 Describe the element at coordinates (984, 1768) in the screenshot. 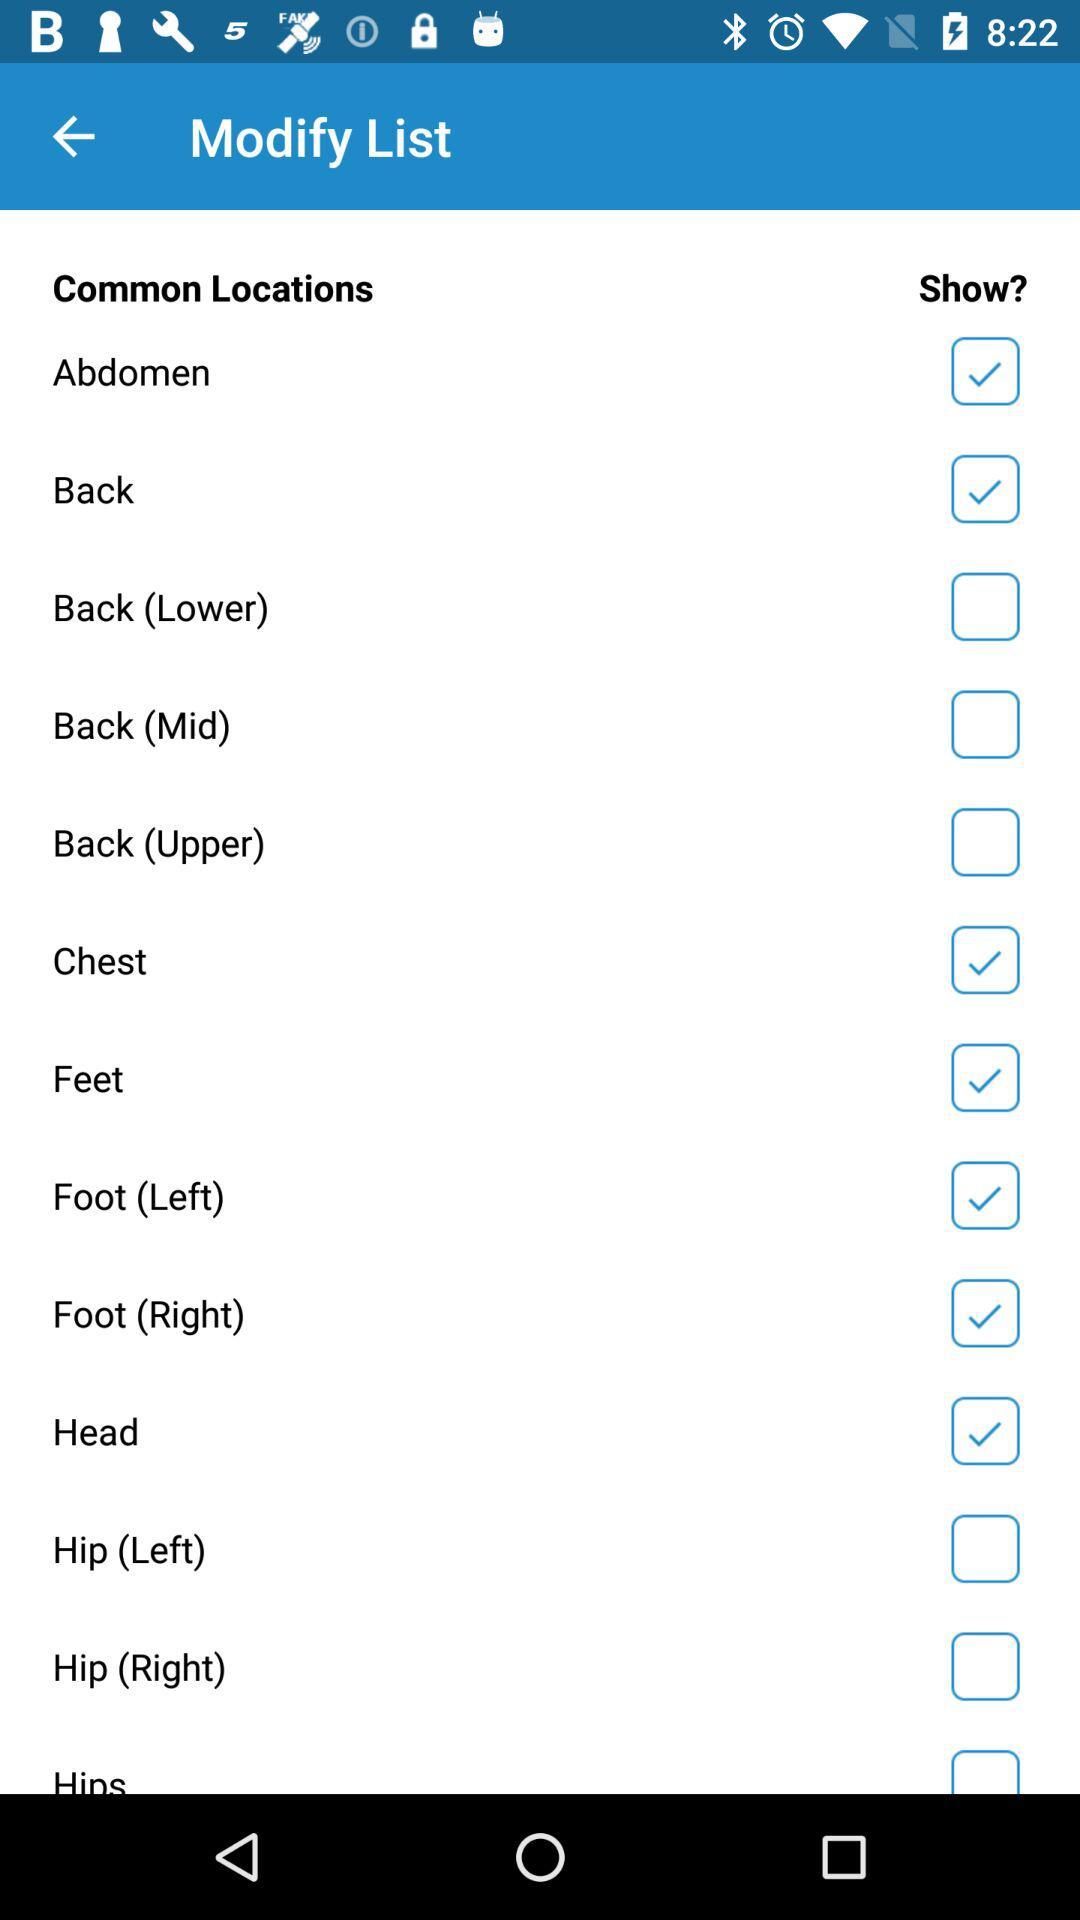

I see `check mark box` at that location.